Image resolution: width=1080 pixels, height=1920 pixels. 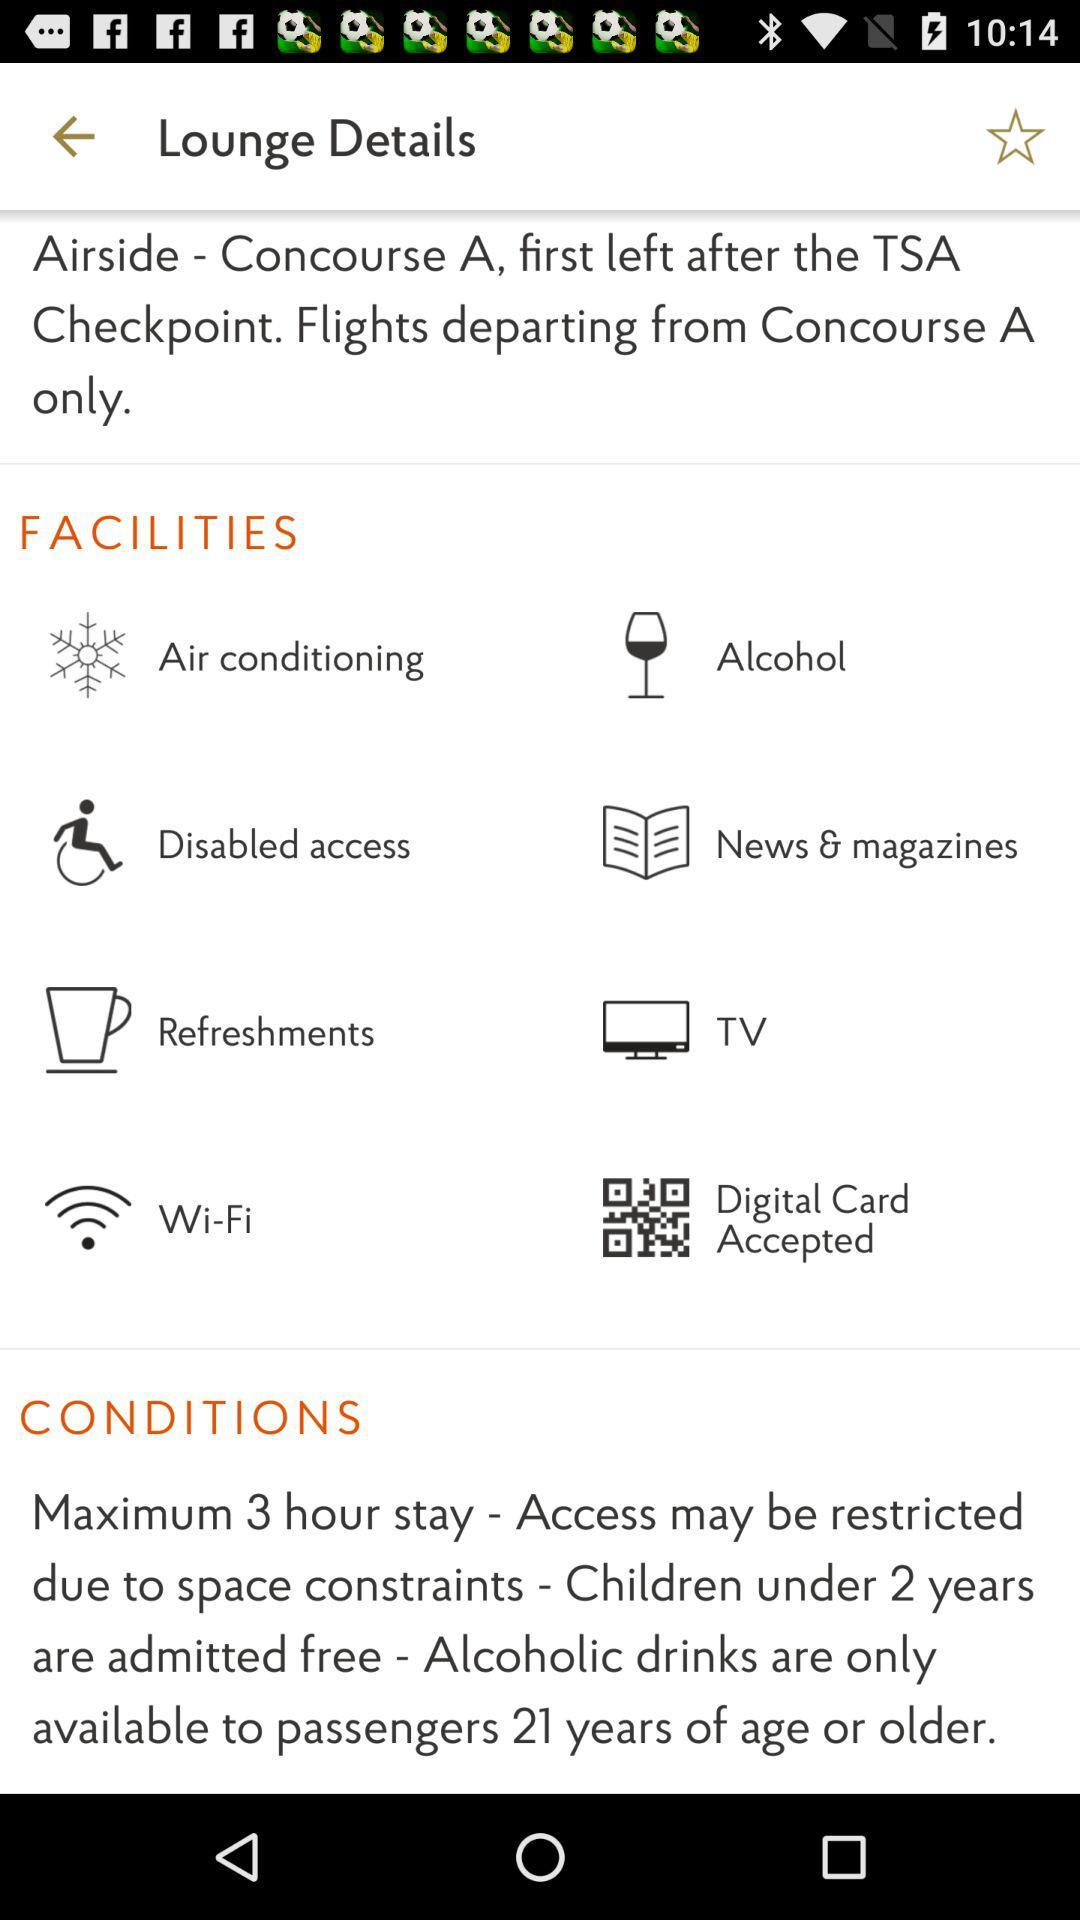 What do you see at coordinates (72, 135) in the screenshot?
I see `the app next to lounge details app` at bounding box center [72, 135].